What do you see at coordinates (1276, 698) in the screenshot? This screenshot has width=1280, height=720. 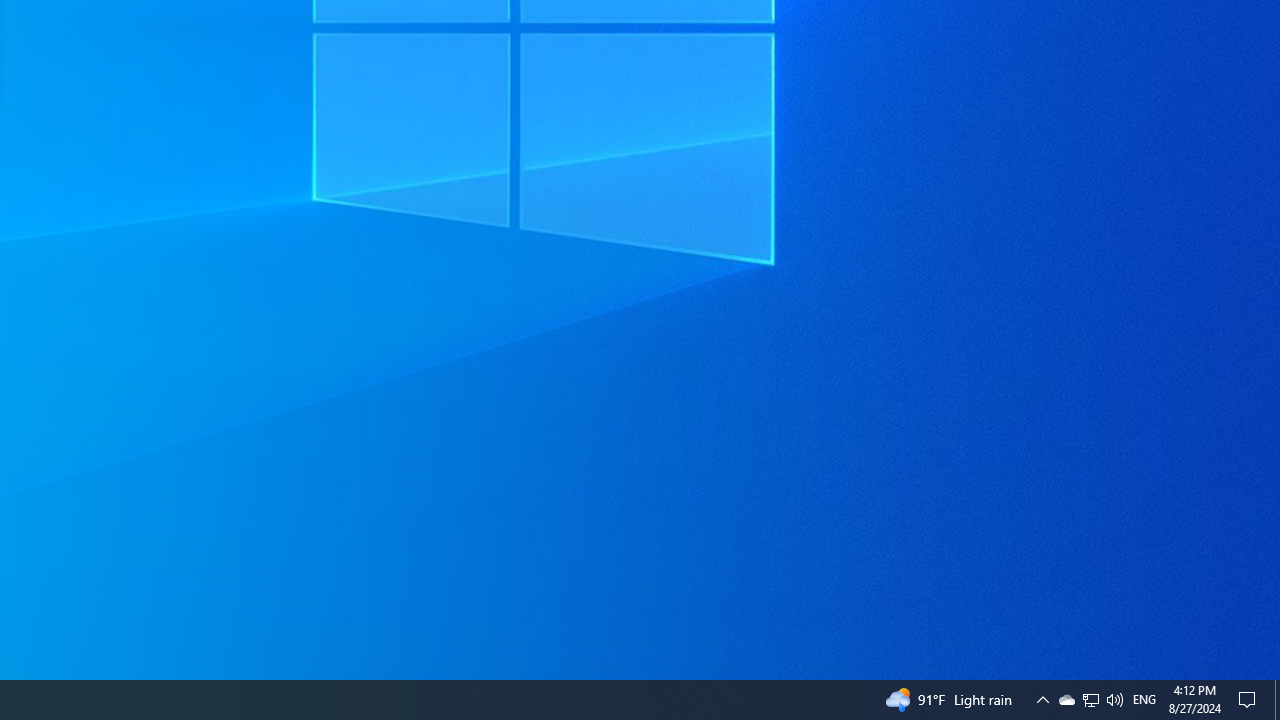 I see `'Show desktop'` at bounding box center [1276, 698].